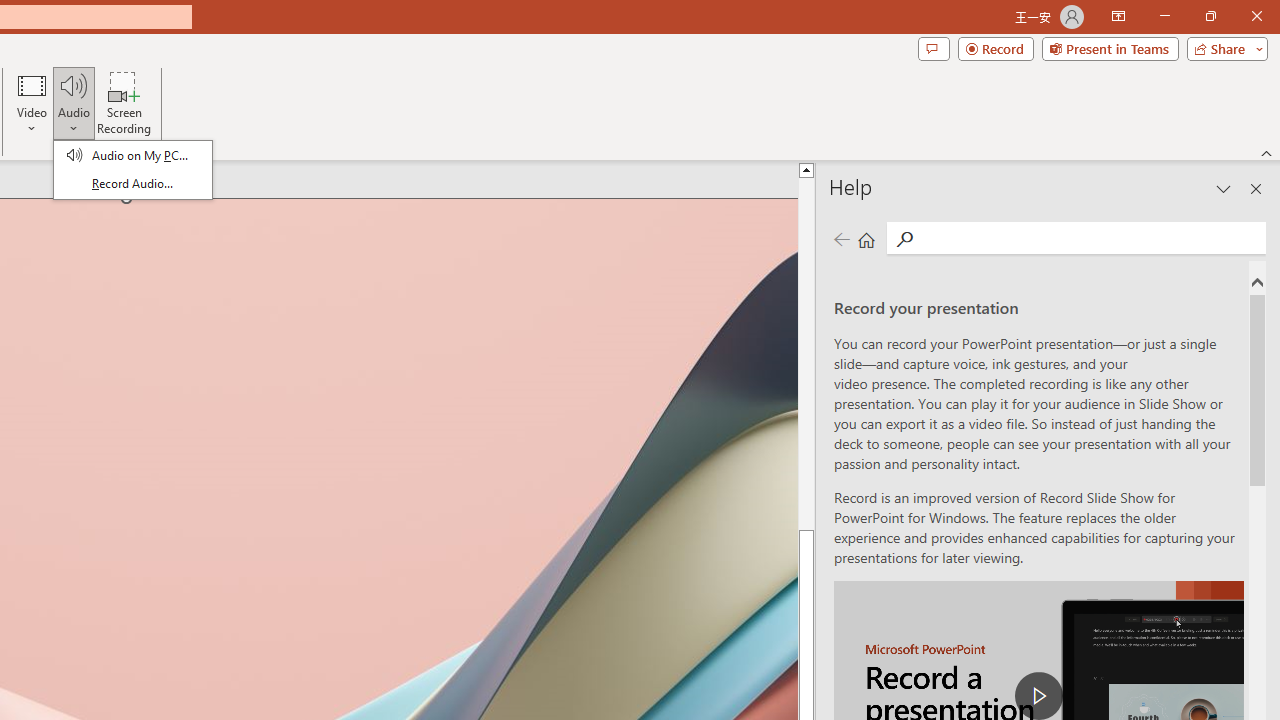 Image resolution: width=1280 pixels, height=720 pixels. What do you see at coordinates (131, 168) in the screenshot?
I see `'Audi&o'` at bounding box center [131, 168].